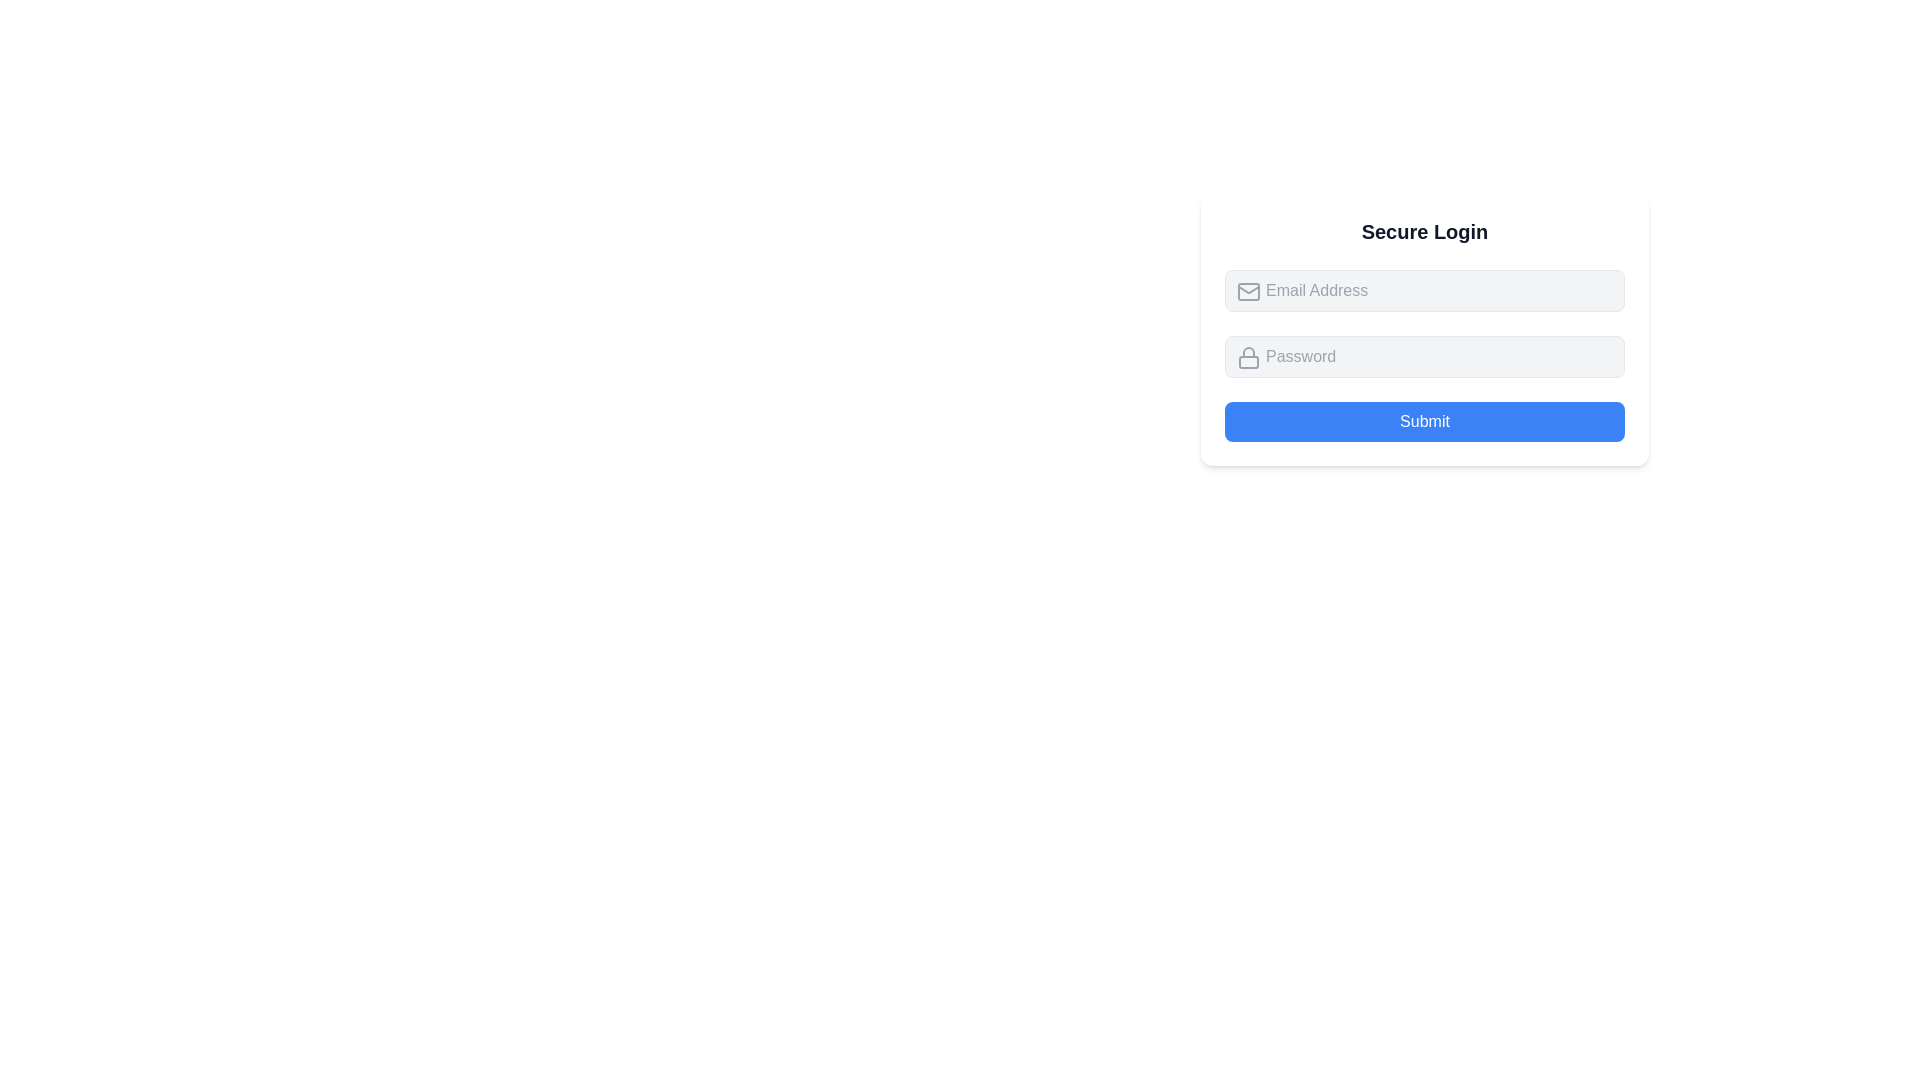  Describe the element at coordinates (1424, 329) in the screenshot. I see `the Password input field located below the Email Address field and above the Submit button` at that location.